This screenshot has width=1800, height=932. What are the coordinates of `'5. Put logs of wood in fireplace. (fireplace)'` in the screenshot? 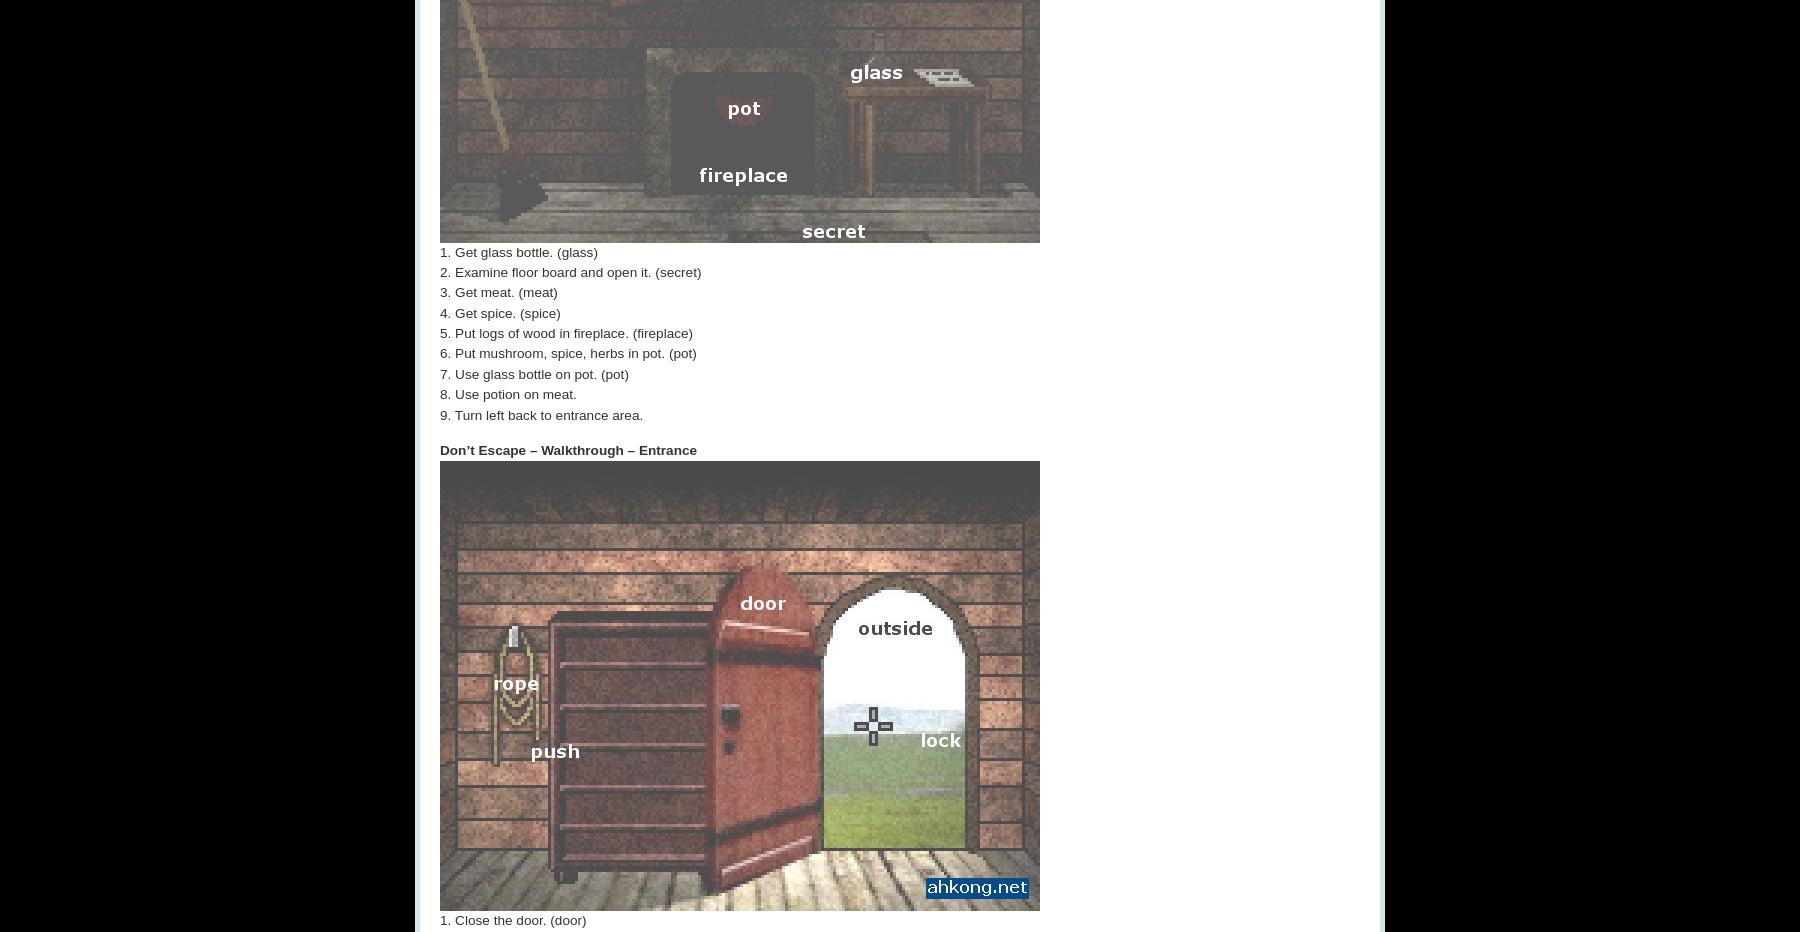 It's located at (566, 333).